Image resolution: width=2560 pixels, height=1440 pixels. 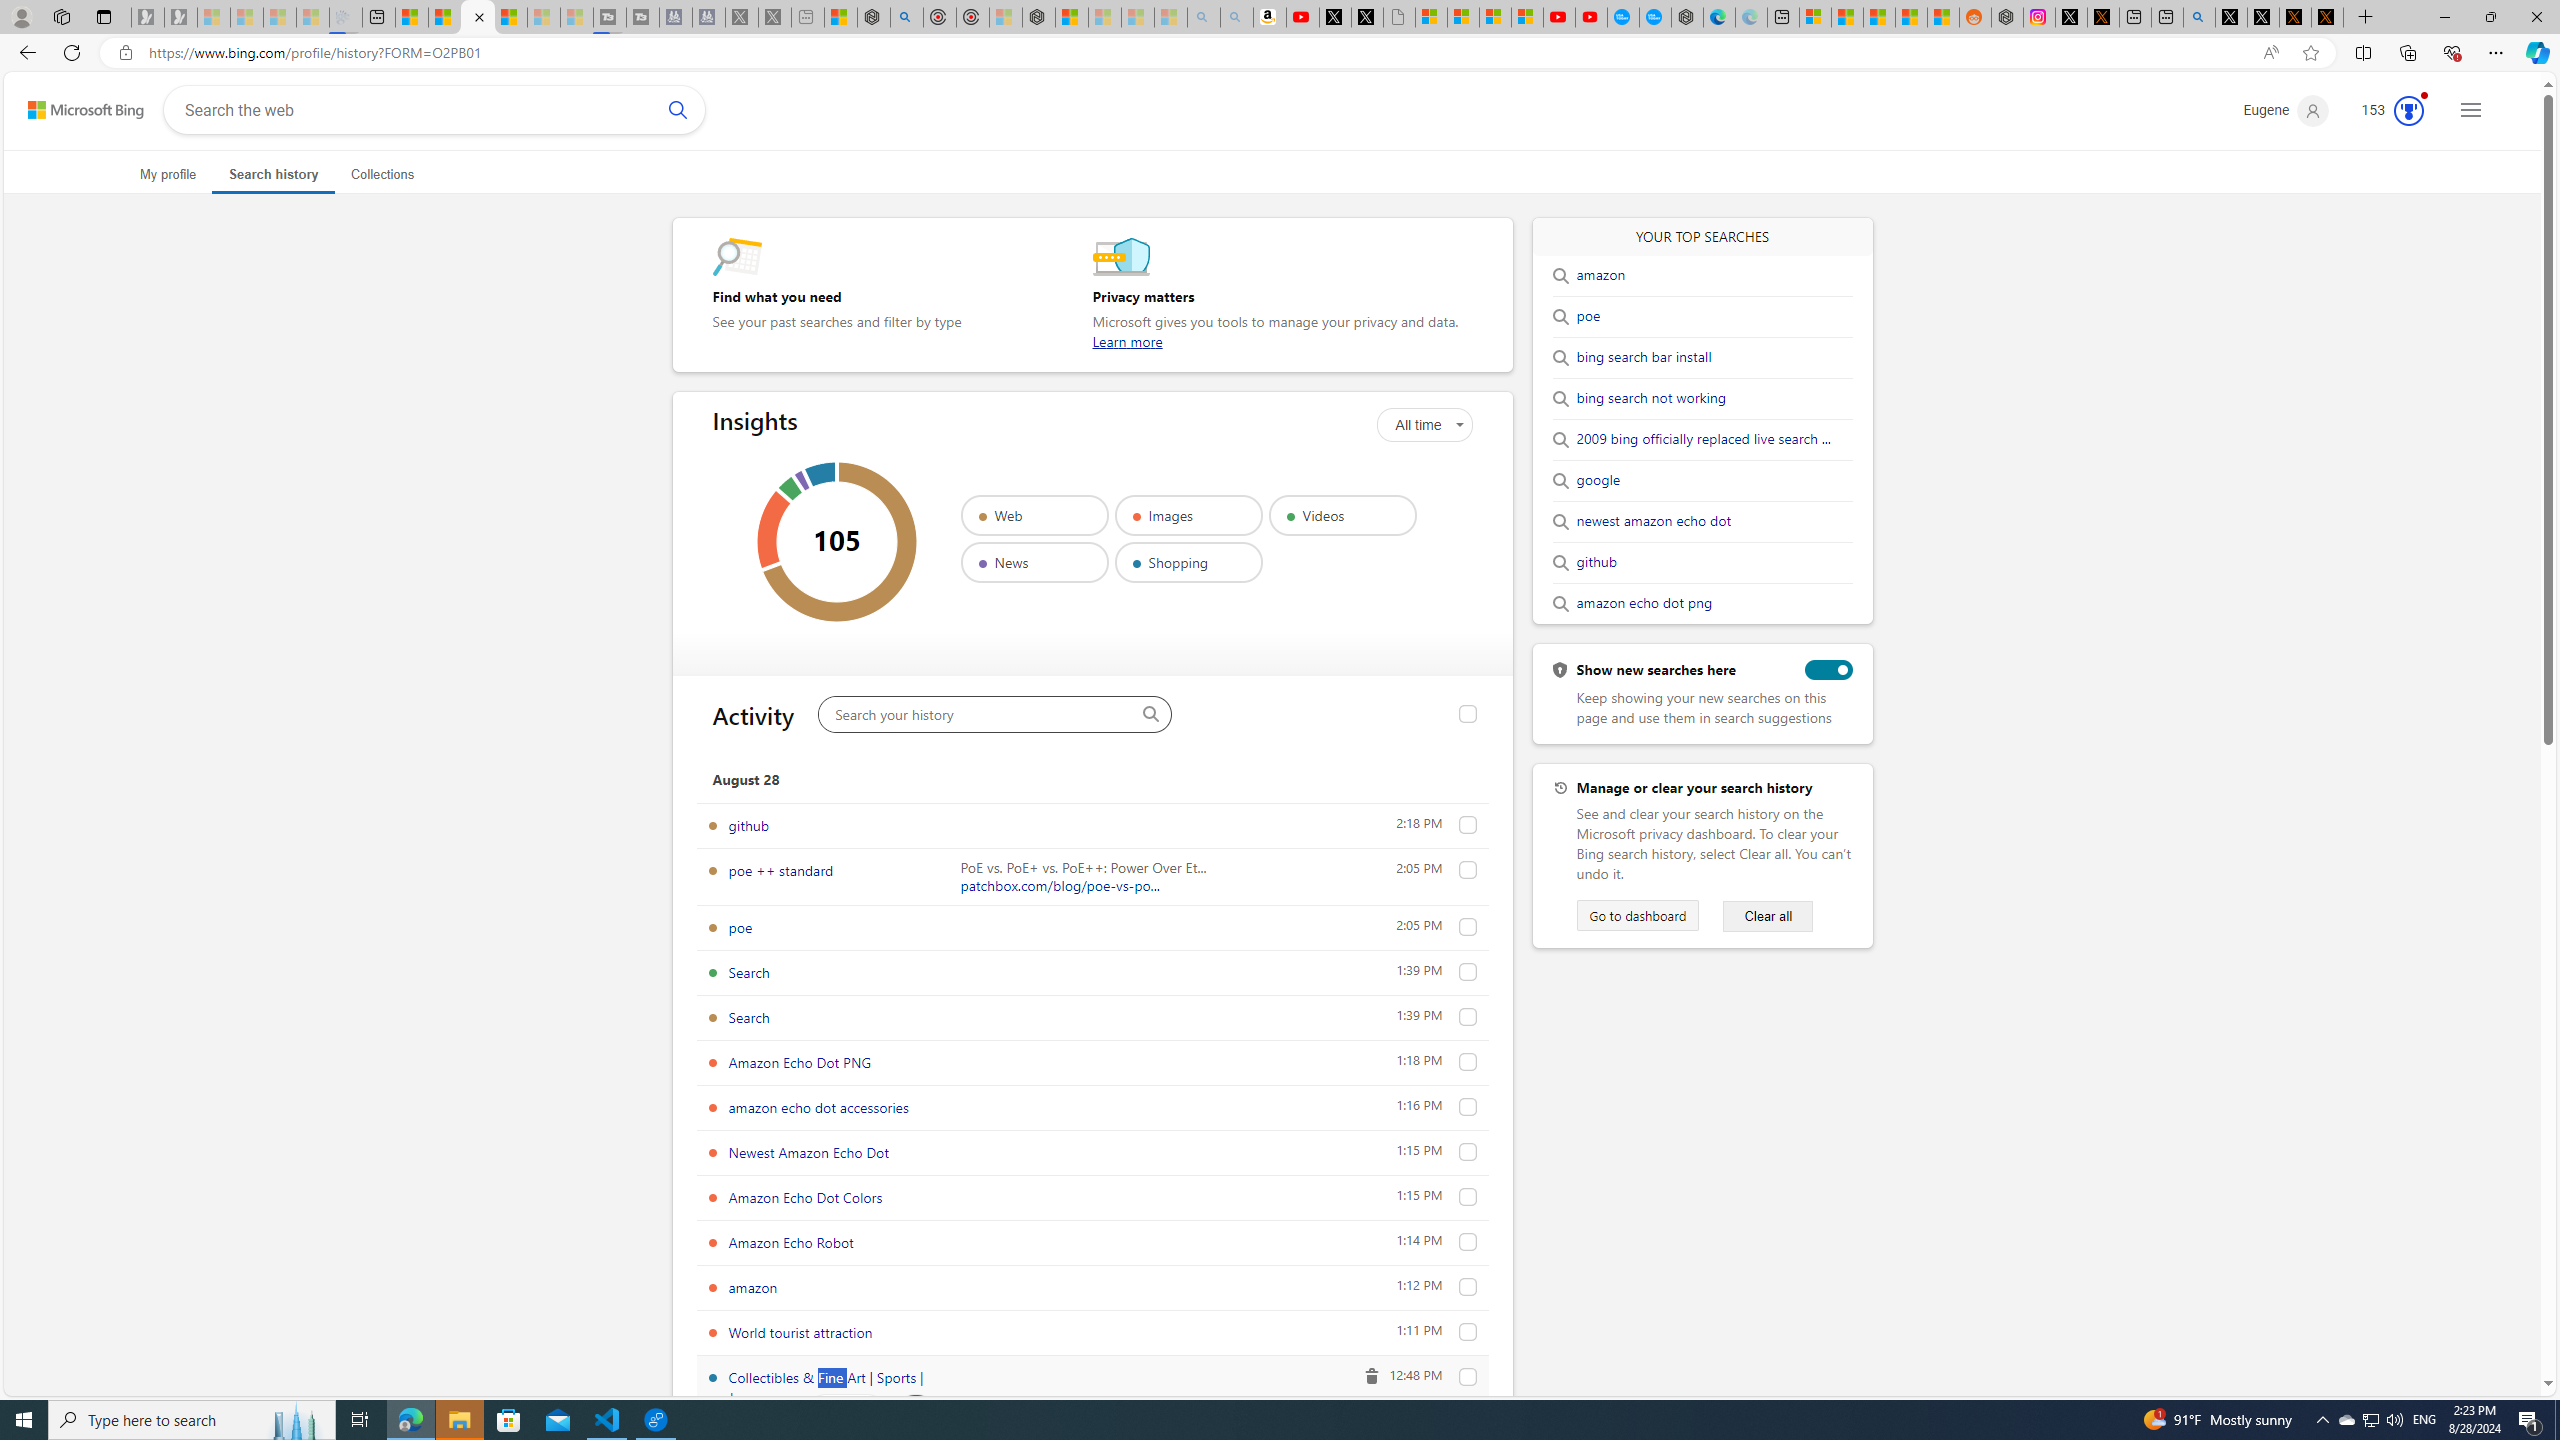 What do you see at coordinates (179, 16) in the screenshot?
I see `'Newsletter Sign Up - Sleeping'` at bounding box center [179, 16].